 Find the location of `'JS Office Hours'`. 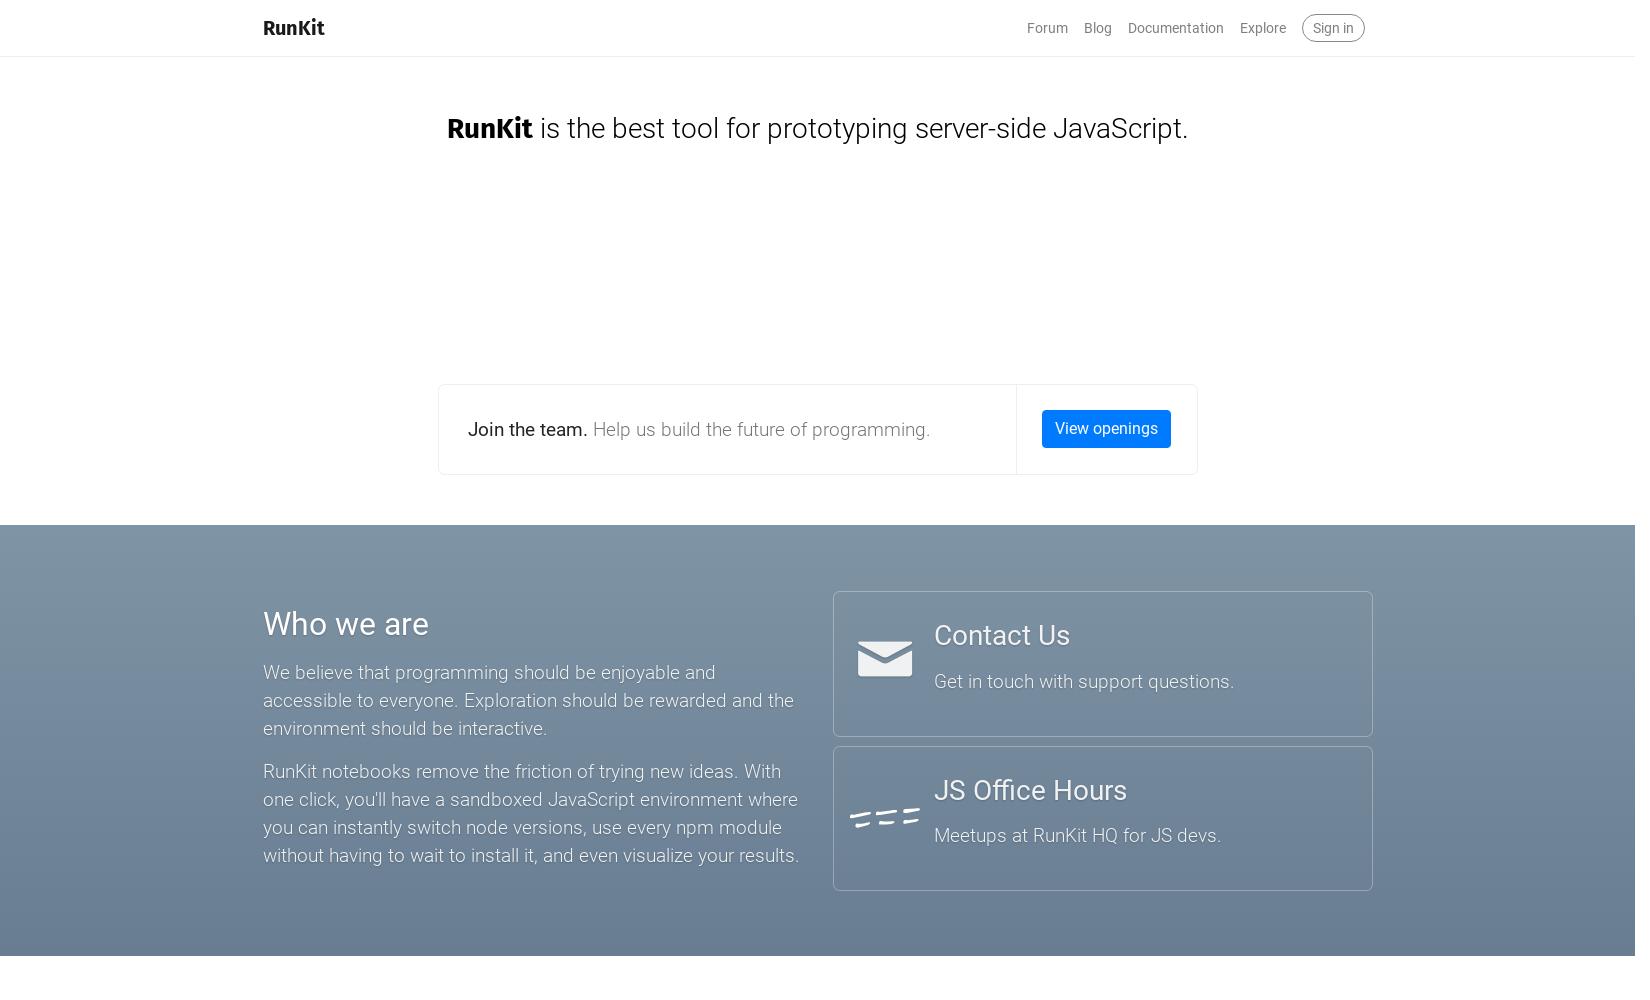

'JS Office Hours' is located at coordinates (1029, 789).